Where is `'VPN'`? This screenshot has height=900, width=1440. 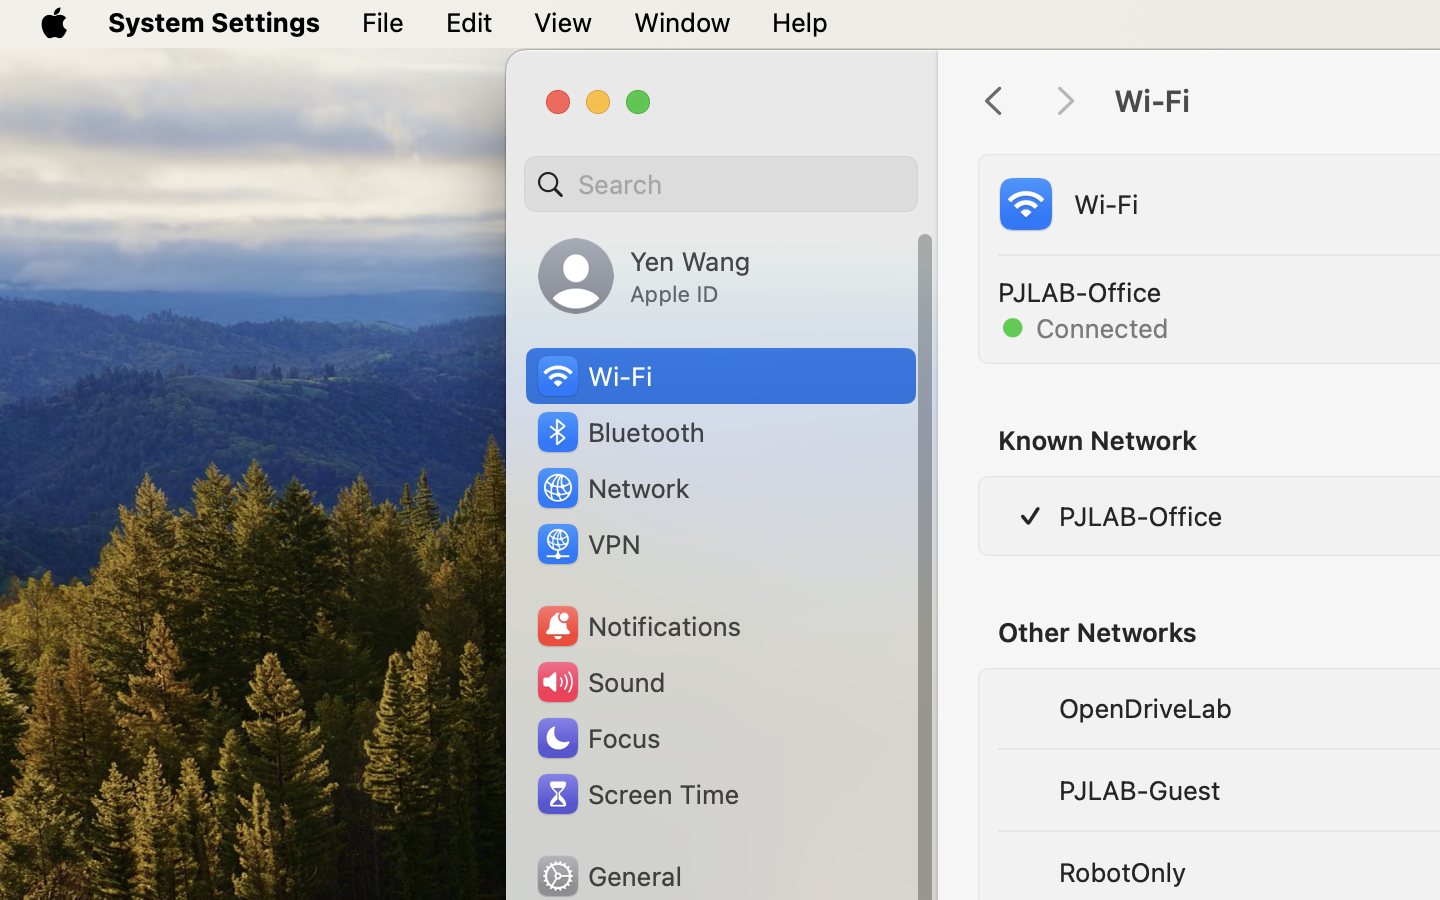
'VPN' is located at coordinates (586, 542).